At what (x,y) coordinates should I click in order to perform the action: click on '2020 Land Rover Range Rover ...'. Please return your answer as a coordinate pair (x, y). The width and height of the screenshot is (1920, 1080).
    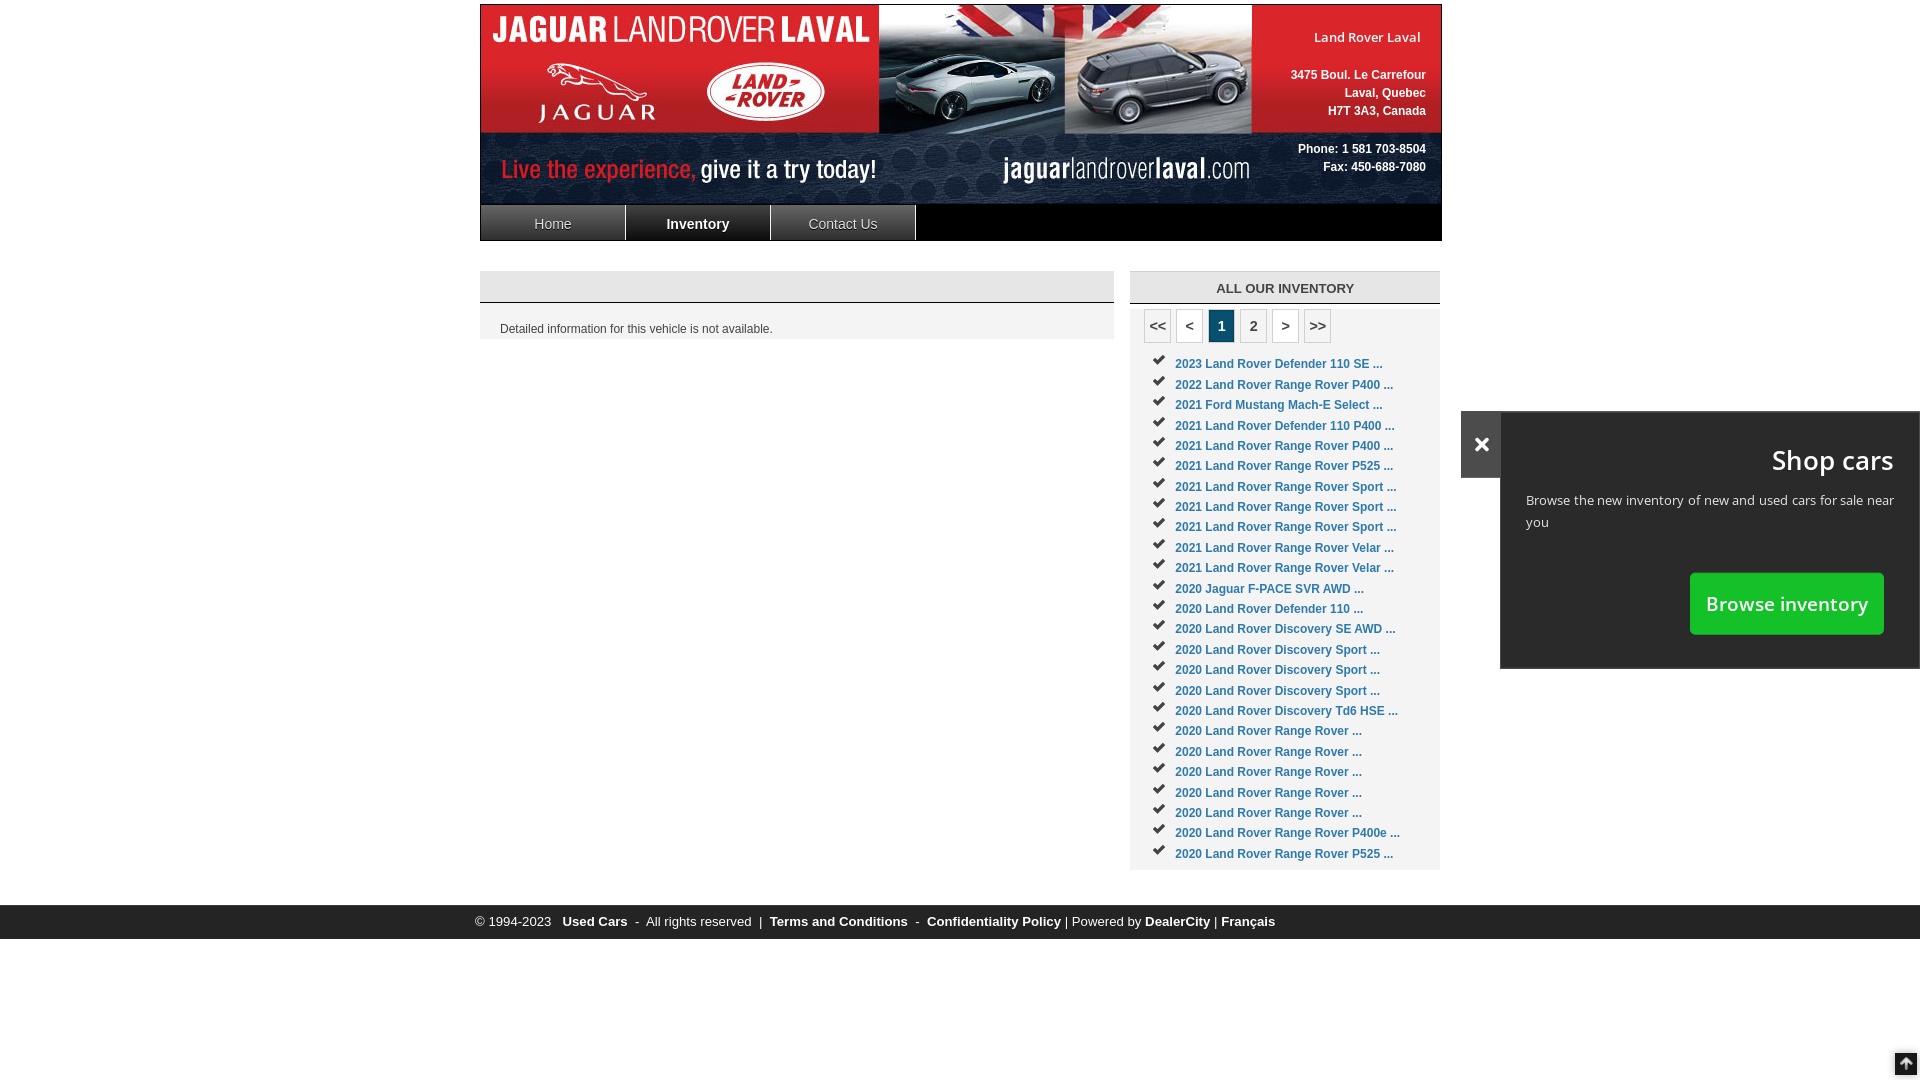
    Looking at the image, I should click on (1267, 792).